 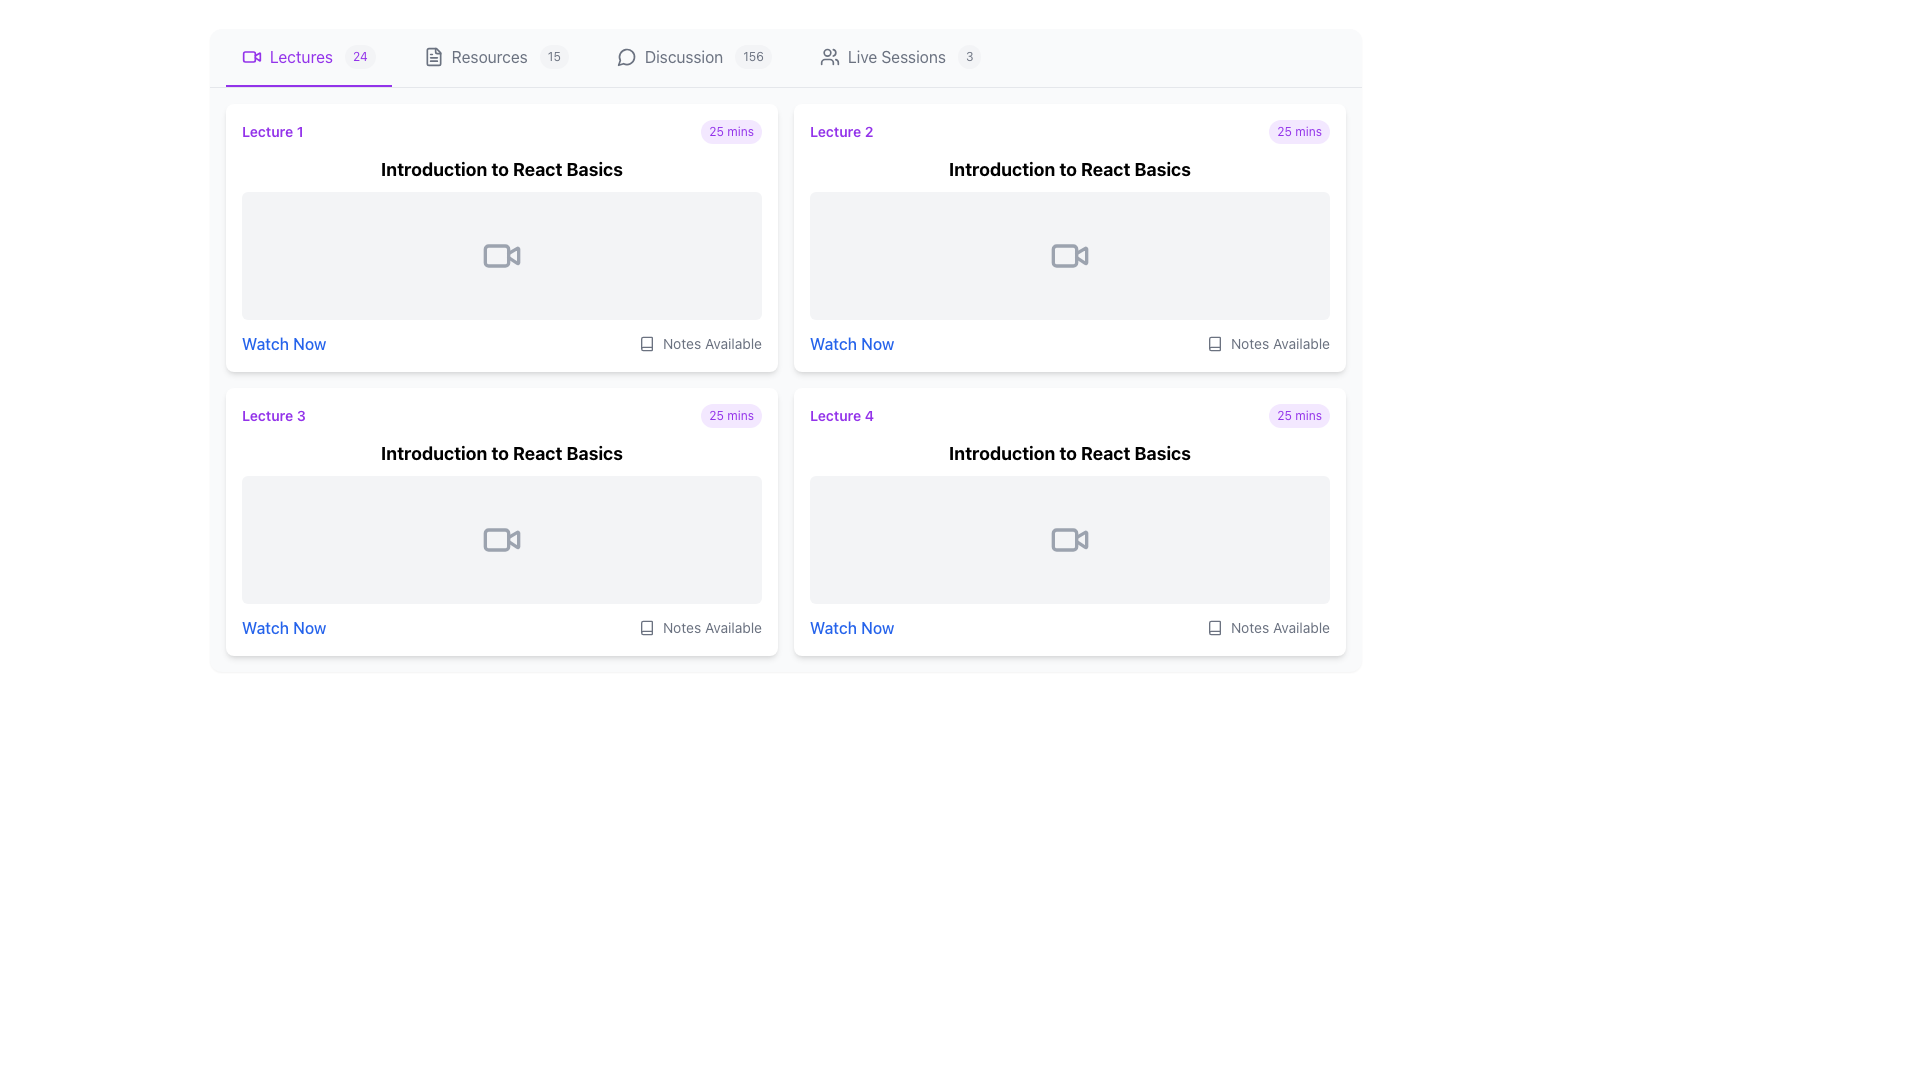 I want to click on the video icon centered in the gray rectangular area of the card component titled 'Introduction to React Basics', so click(x=502, y=520).